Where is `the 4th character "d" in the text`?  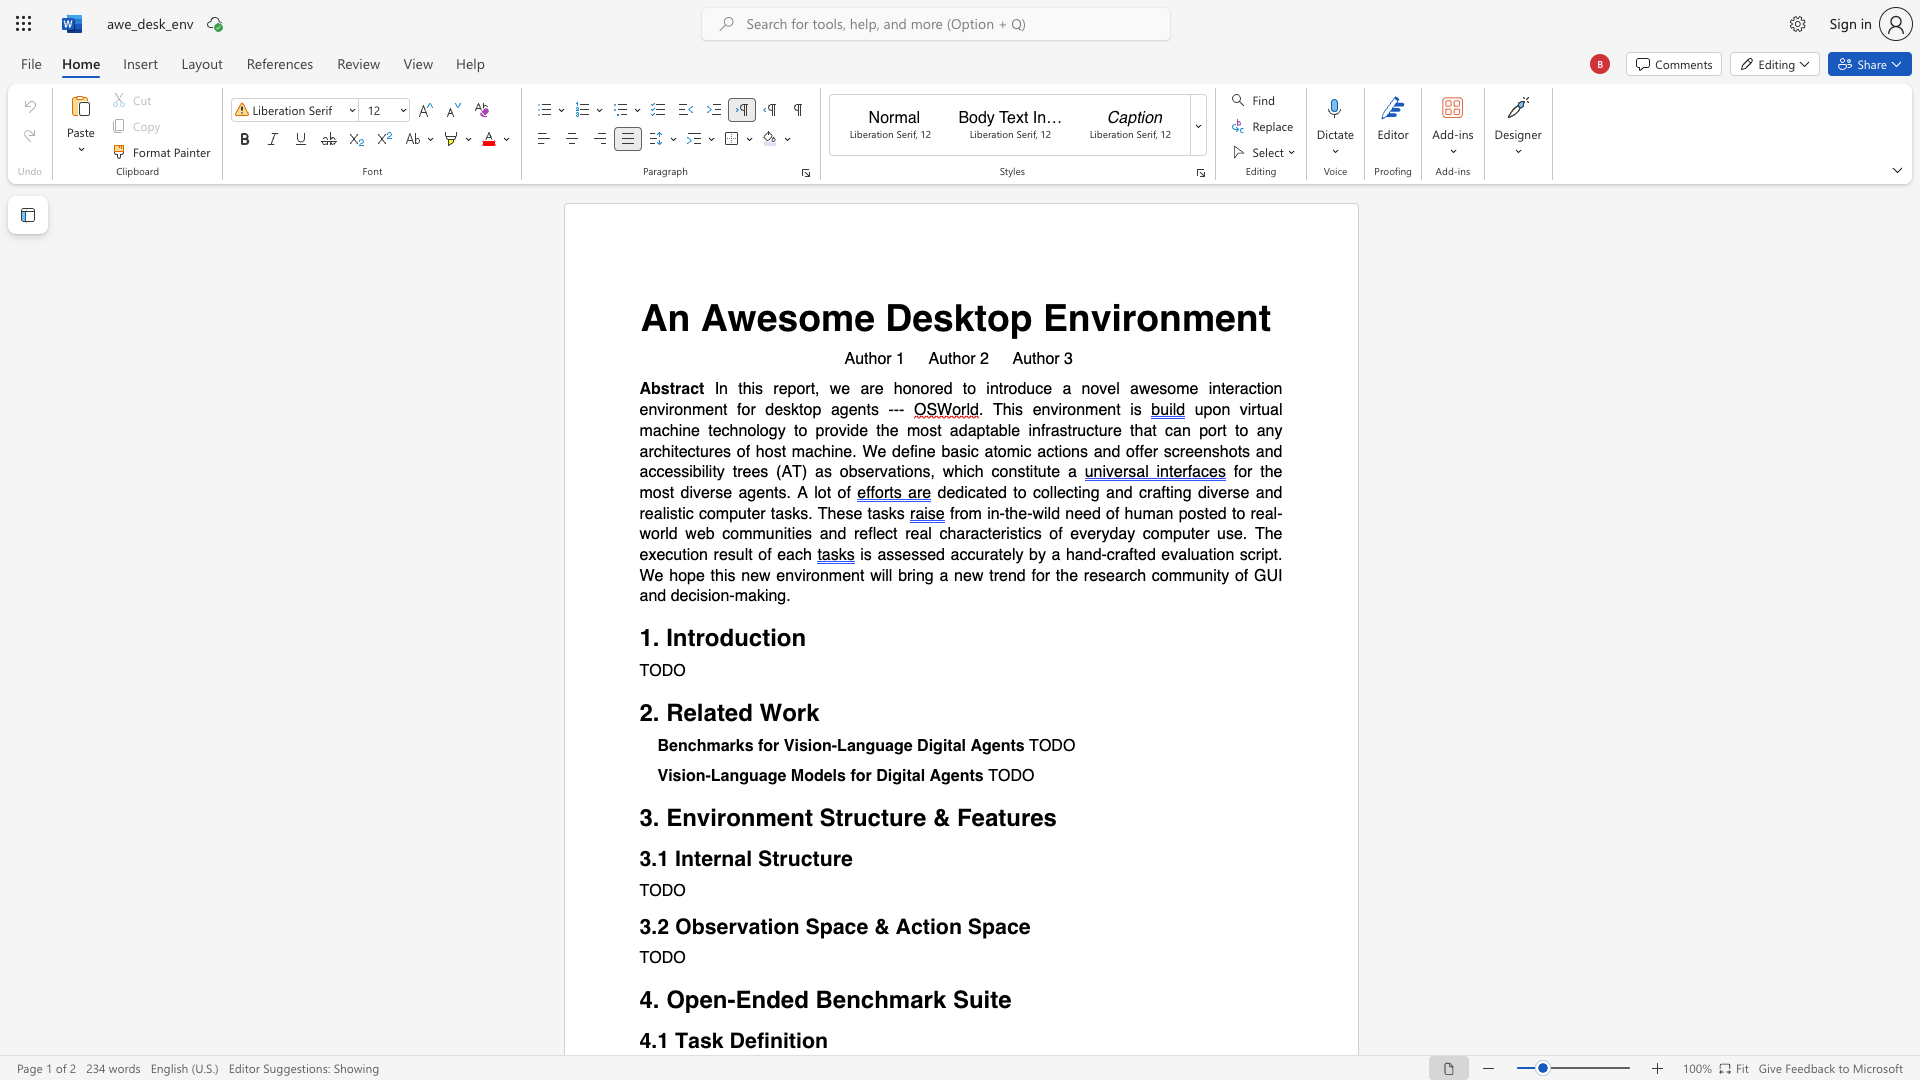
the 4th character "d" in the text is located at coordinates (673, 533).